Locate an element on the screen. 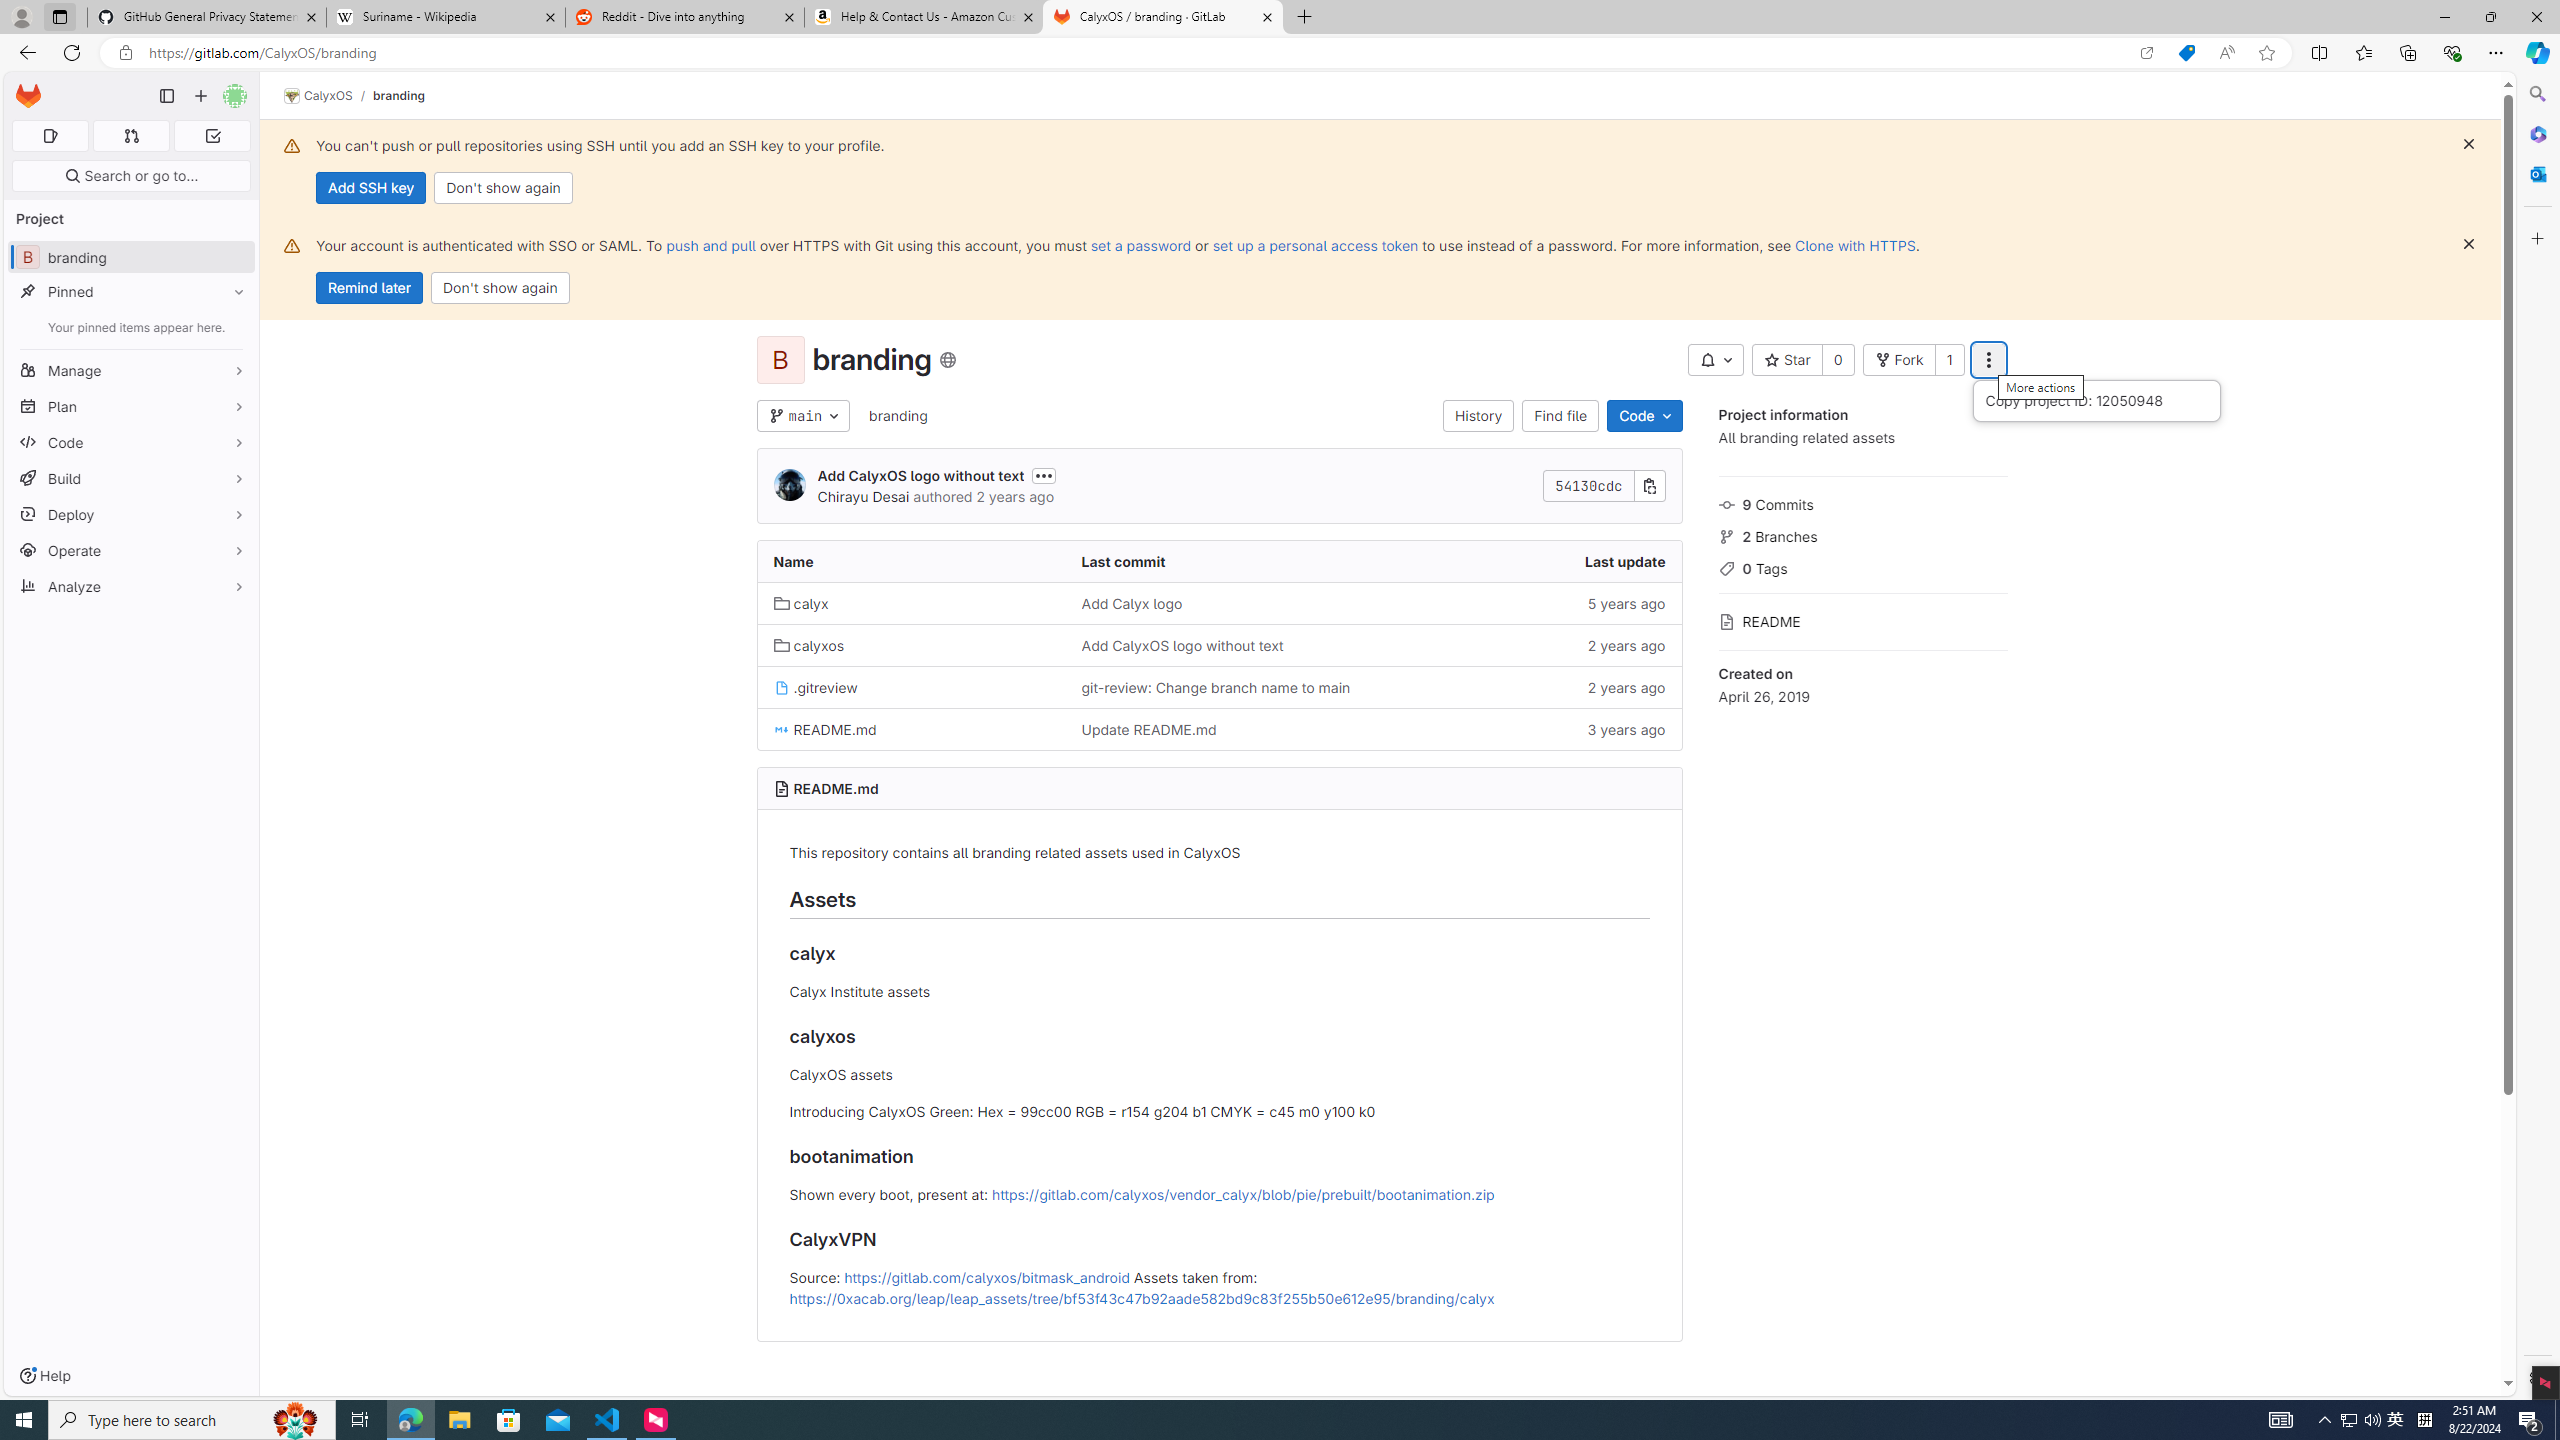  'git-review: Change branch name to main' is located at coordinates (1218, 685).